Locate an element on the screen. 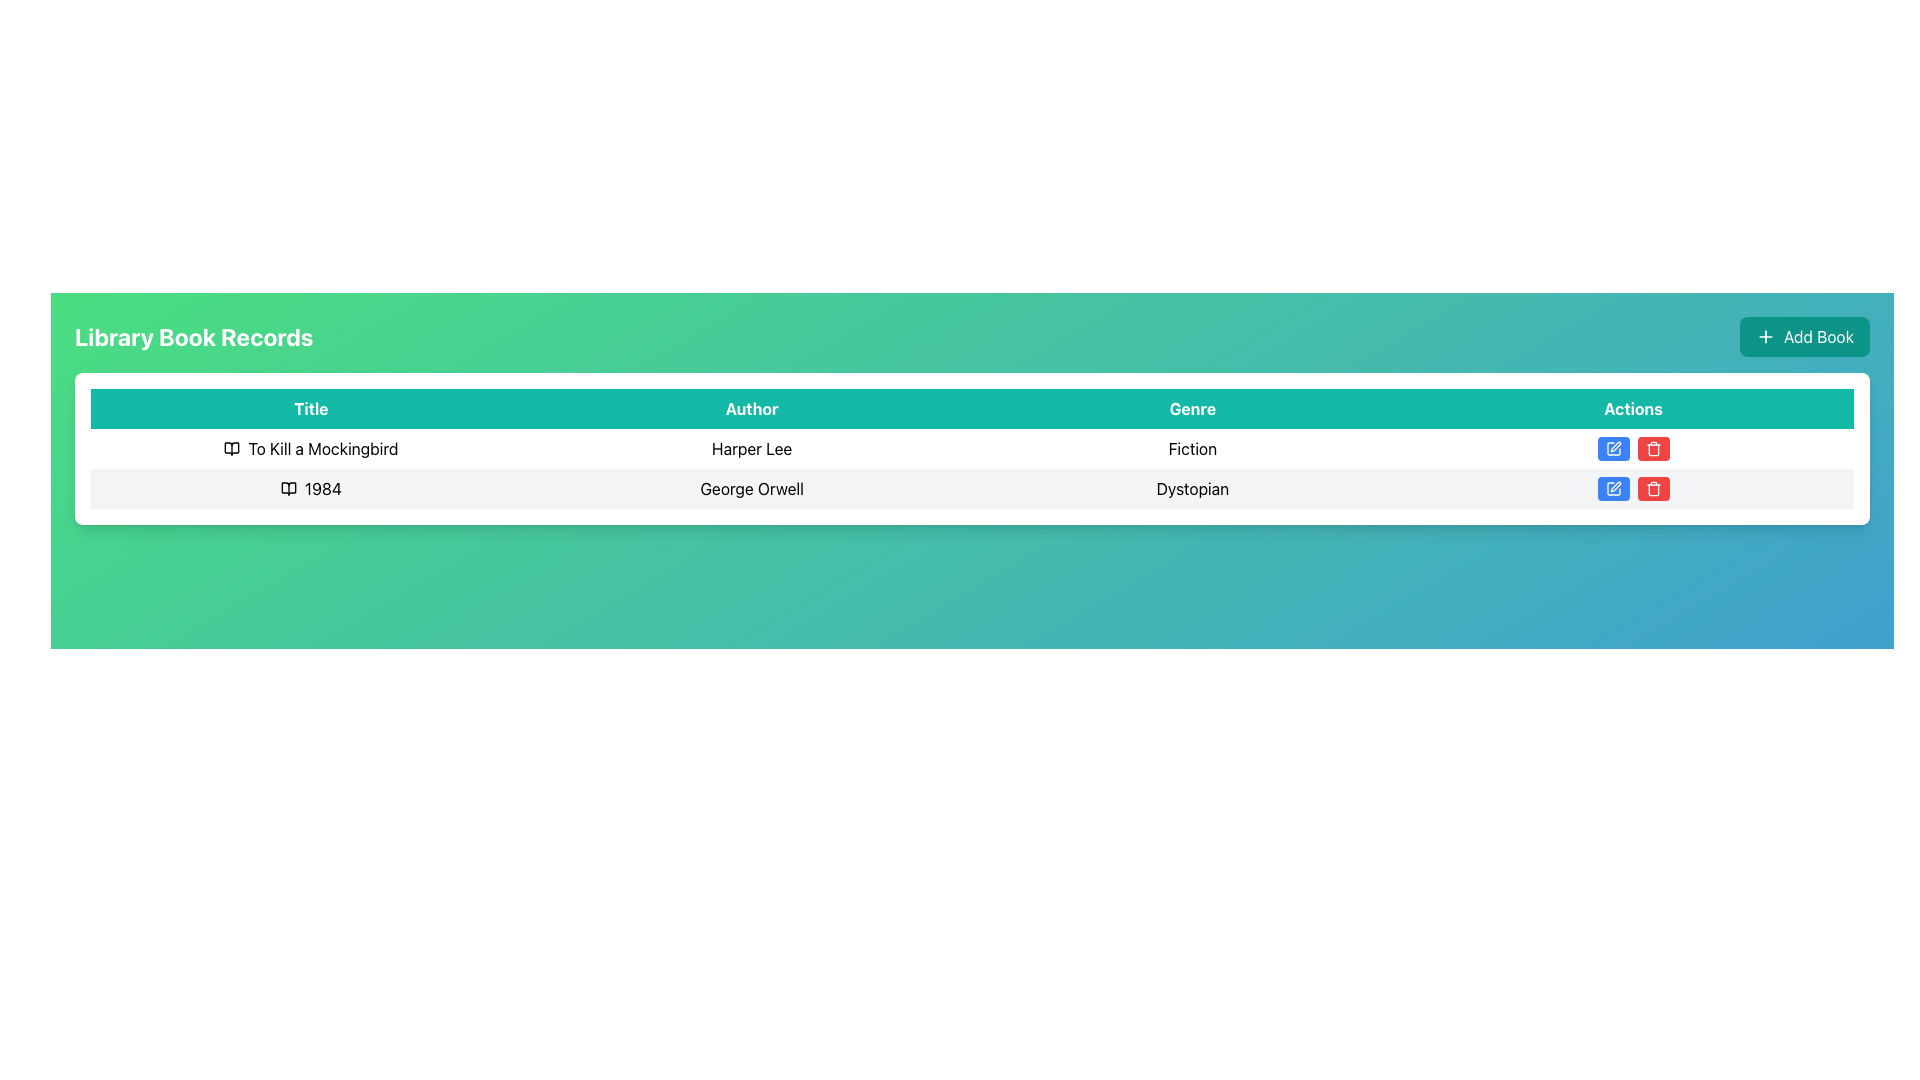 This screenshot has width=1920, height=1080. the delete icon located in the 'Actions' section of the second row of the table, aligned to the right next to the blue edit icon is located at coordinates (1653, 490).